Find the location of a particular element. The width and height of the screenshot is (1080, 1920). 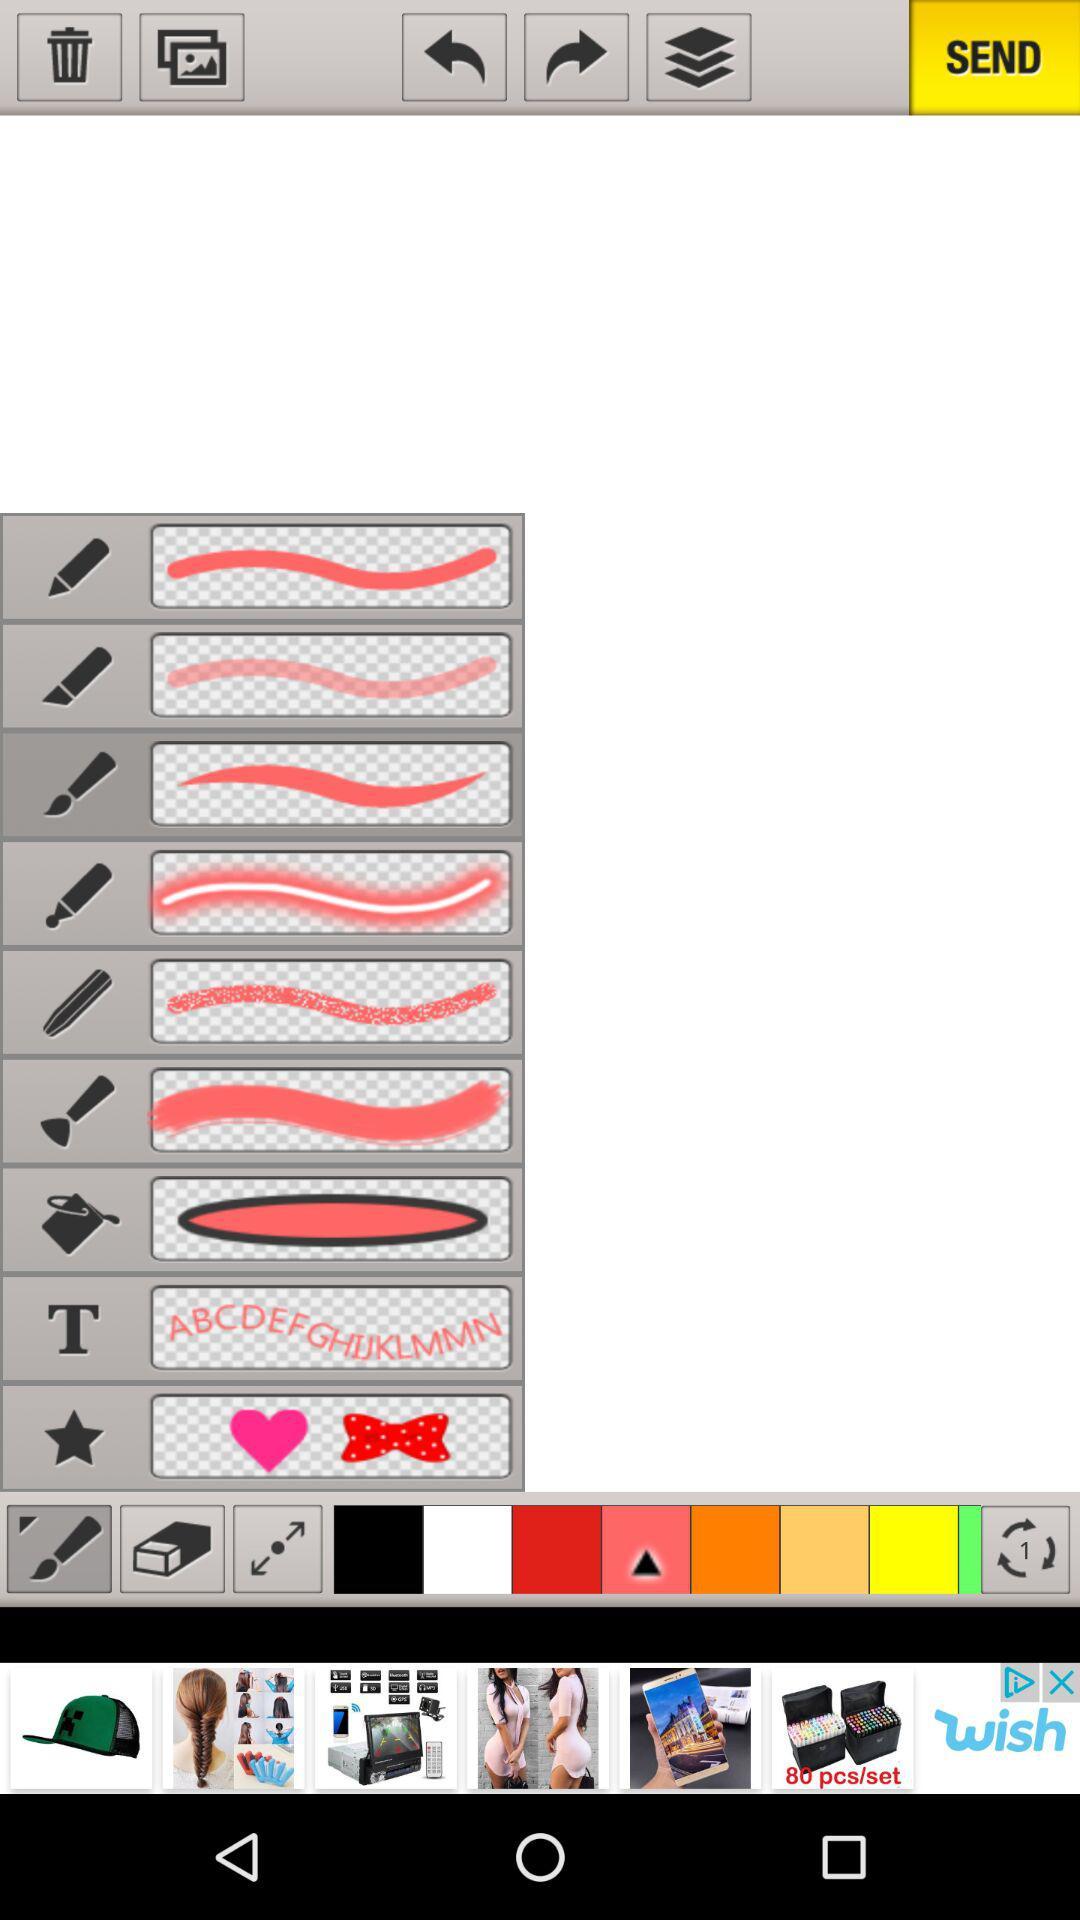

the redo icon is located at coordinates (576, 57).